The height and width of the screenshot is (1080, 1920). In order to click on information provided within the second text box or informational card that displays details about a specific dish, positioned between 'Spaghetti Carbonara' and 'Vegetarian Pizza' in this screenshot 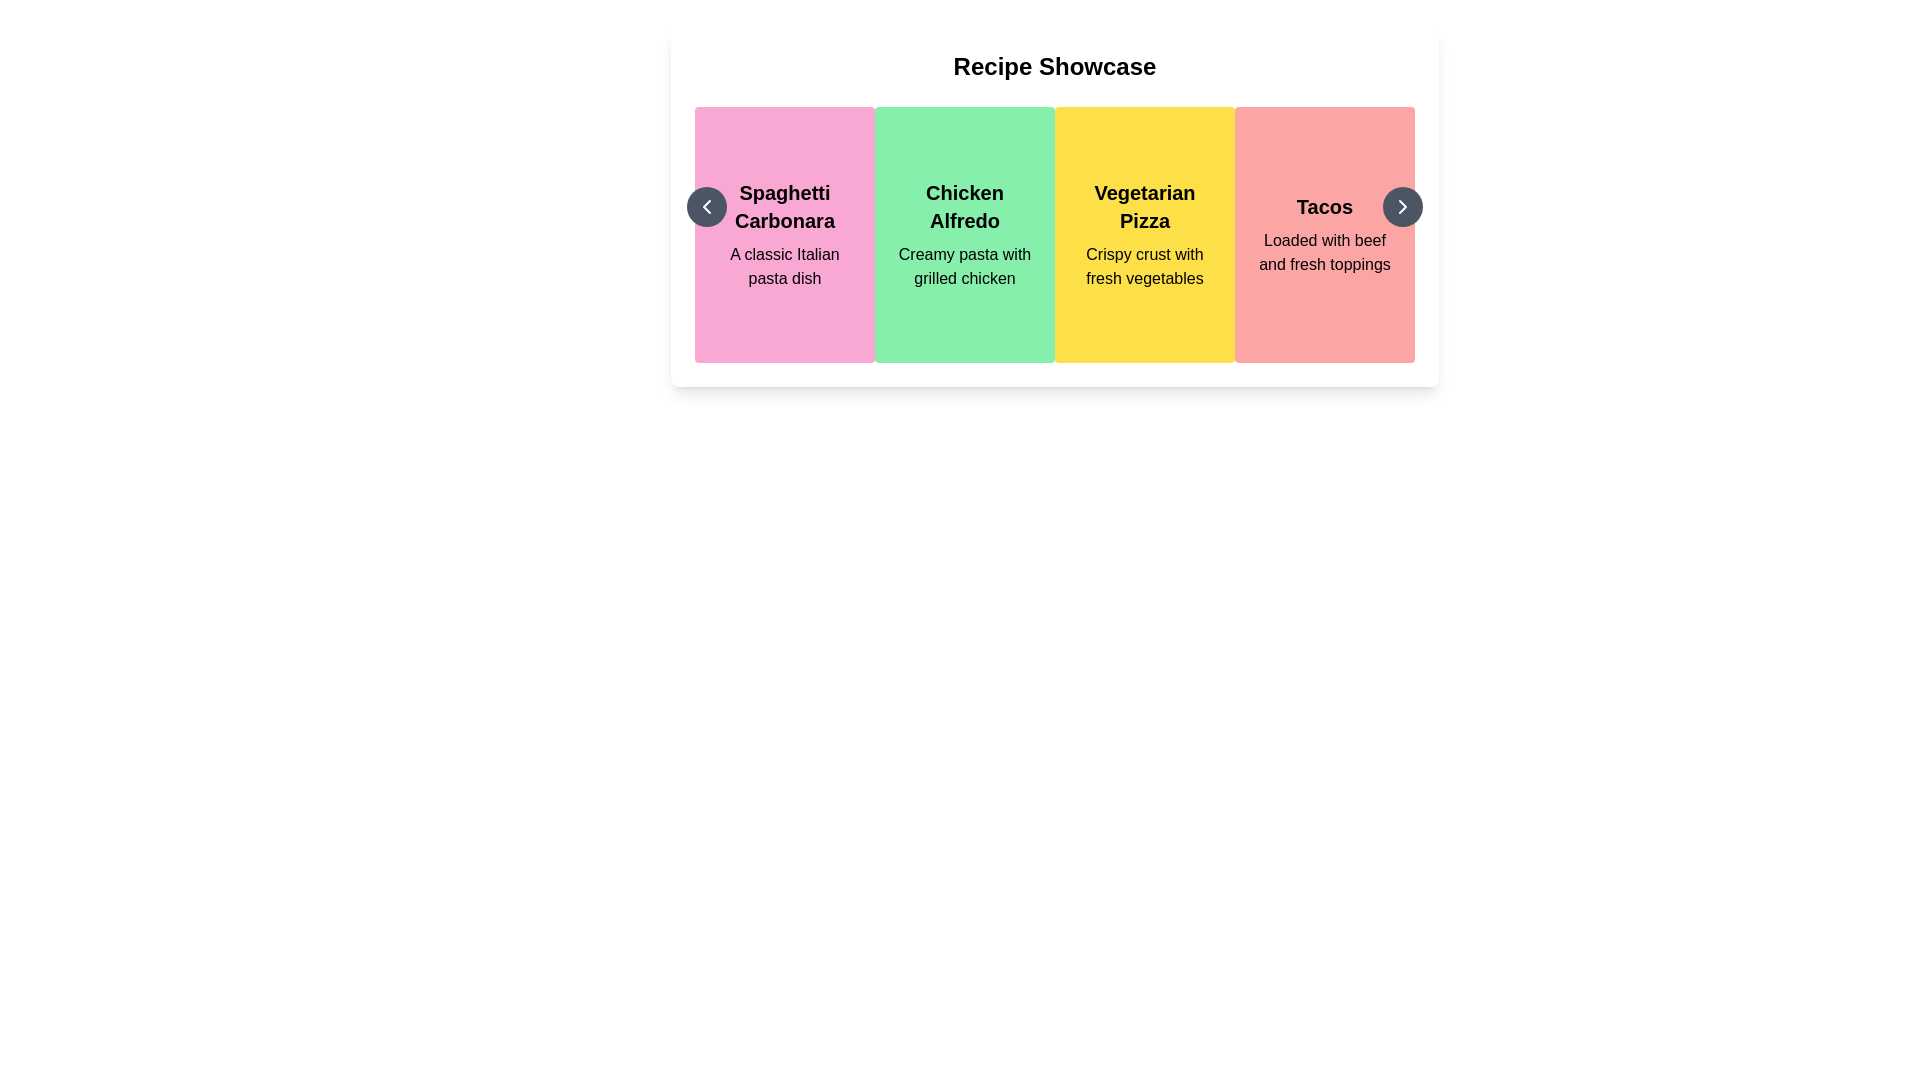, I will do `click(964, 234)`.